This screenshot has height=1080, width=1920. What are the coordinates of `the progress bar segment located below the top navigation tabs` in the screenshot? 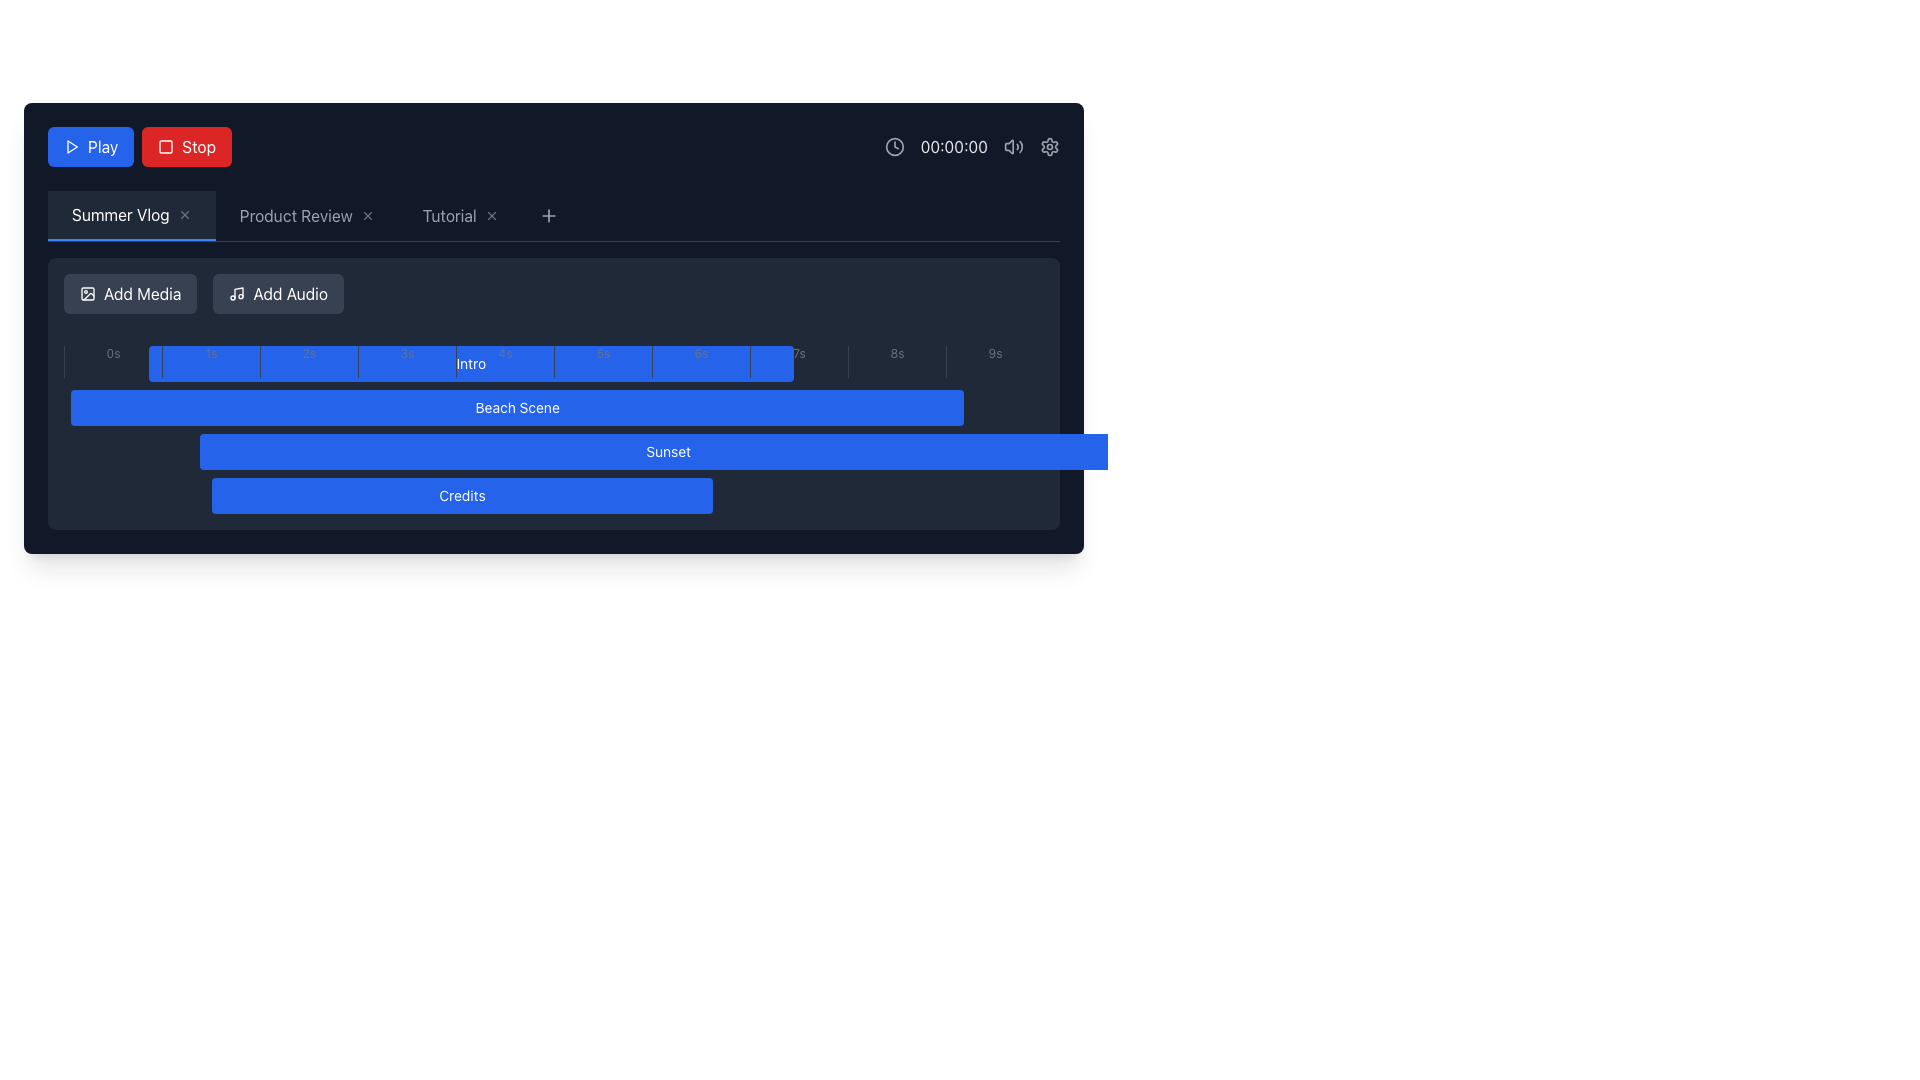 It's located at (553, 362).